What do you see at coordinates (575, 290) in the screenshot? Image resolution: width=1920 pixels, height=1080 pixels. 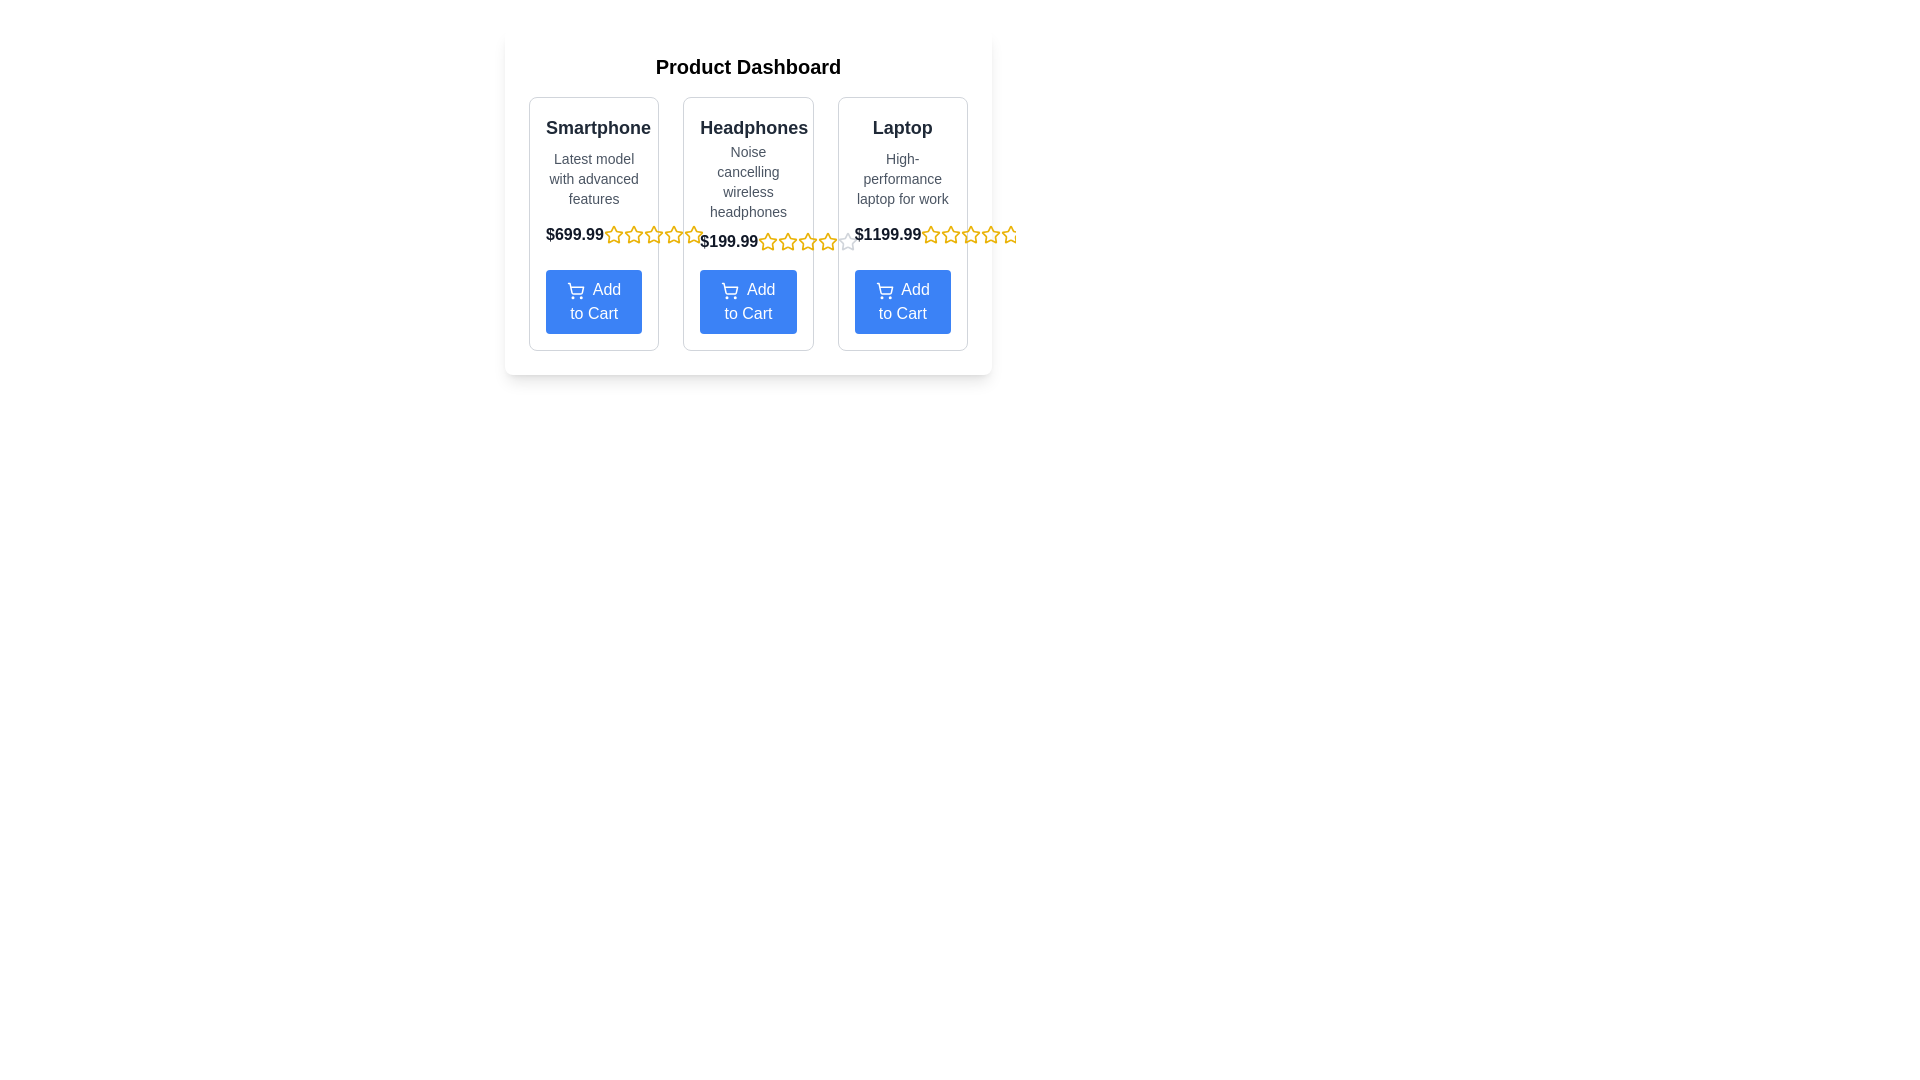 I see `the shopping cart icon, which is a wireframe style icon located within the blue 'Add to Cart' button, to receive potential visual feedback` at bounding box center [575, 290].